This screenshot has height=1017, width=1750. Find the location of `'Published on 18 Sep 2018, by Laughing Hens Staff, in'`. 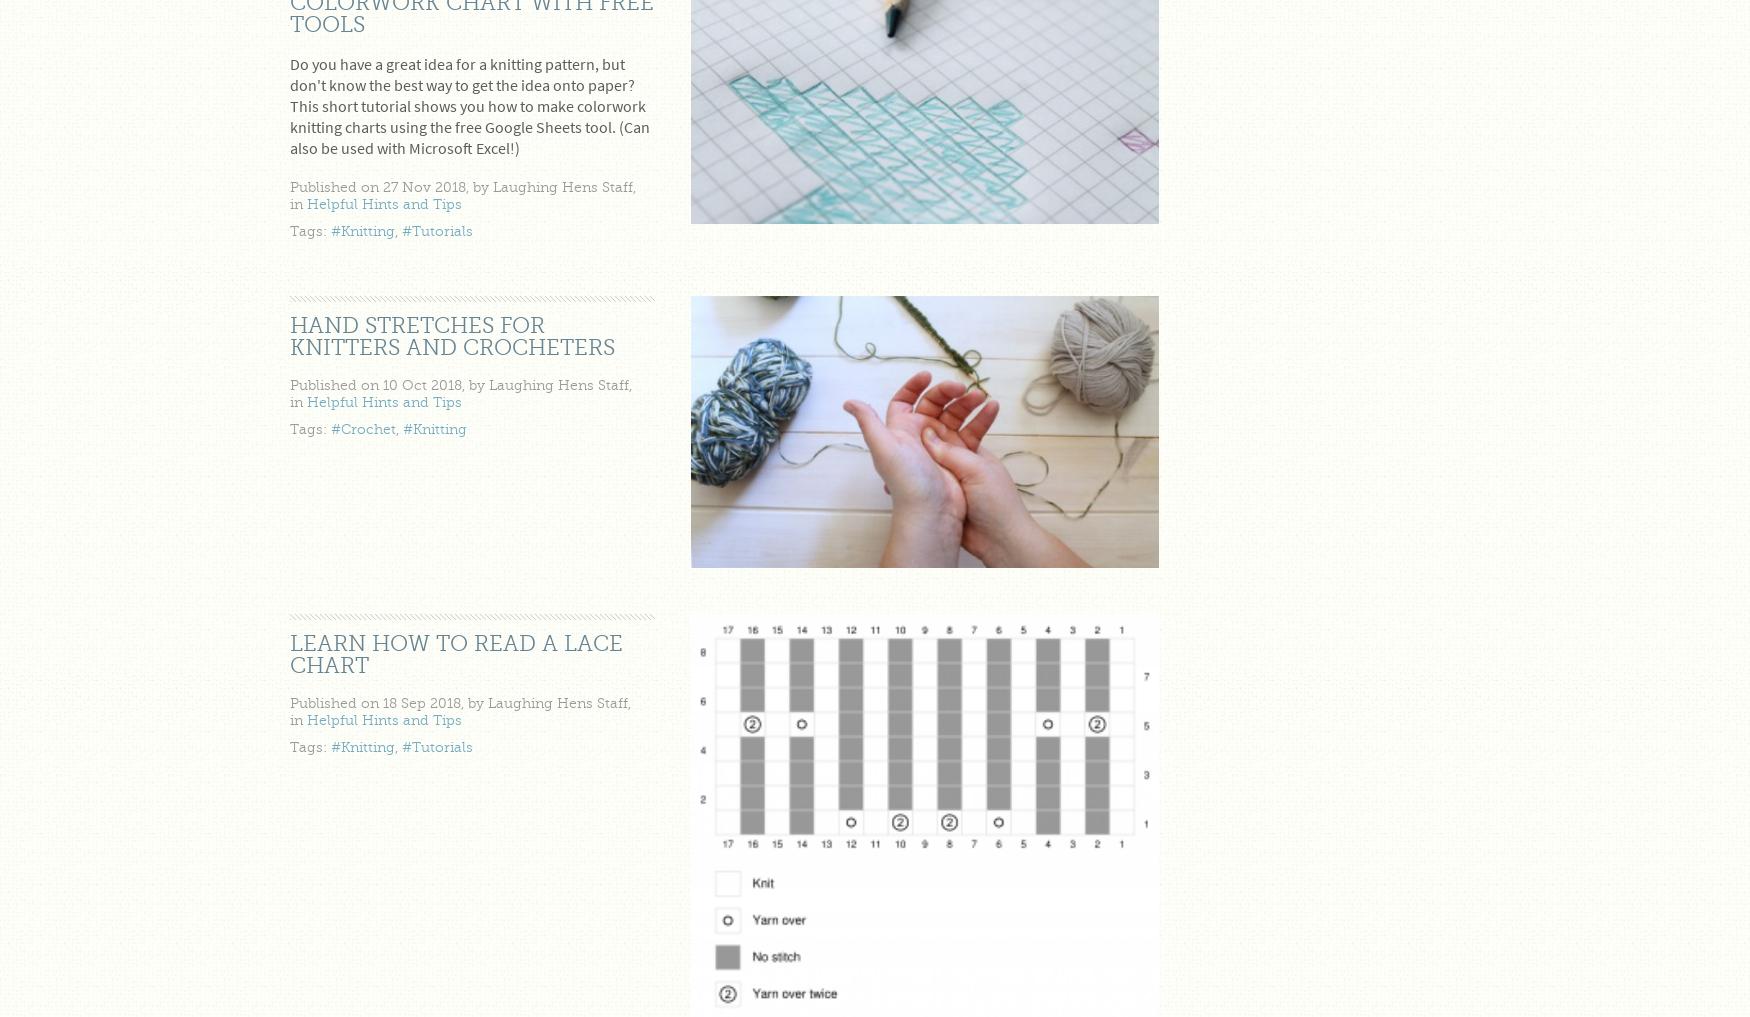

'Published on 18 Sep 2018, by Laughing Hens Staff, in' is located at coordinates (288, 709).